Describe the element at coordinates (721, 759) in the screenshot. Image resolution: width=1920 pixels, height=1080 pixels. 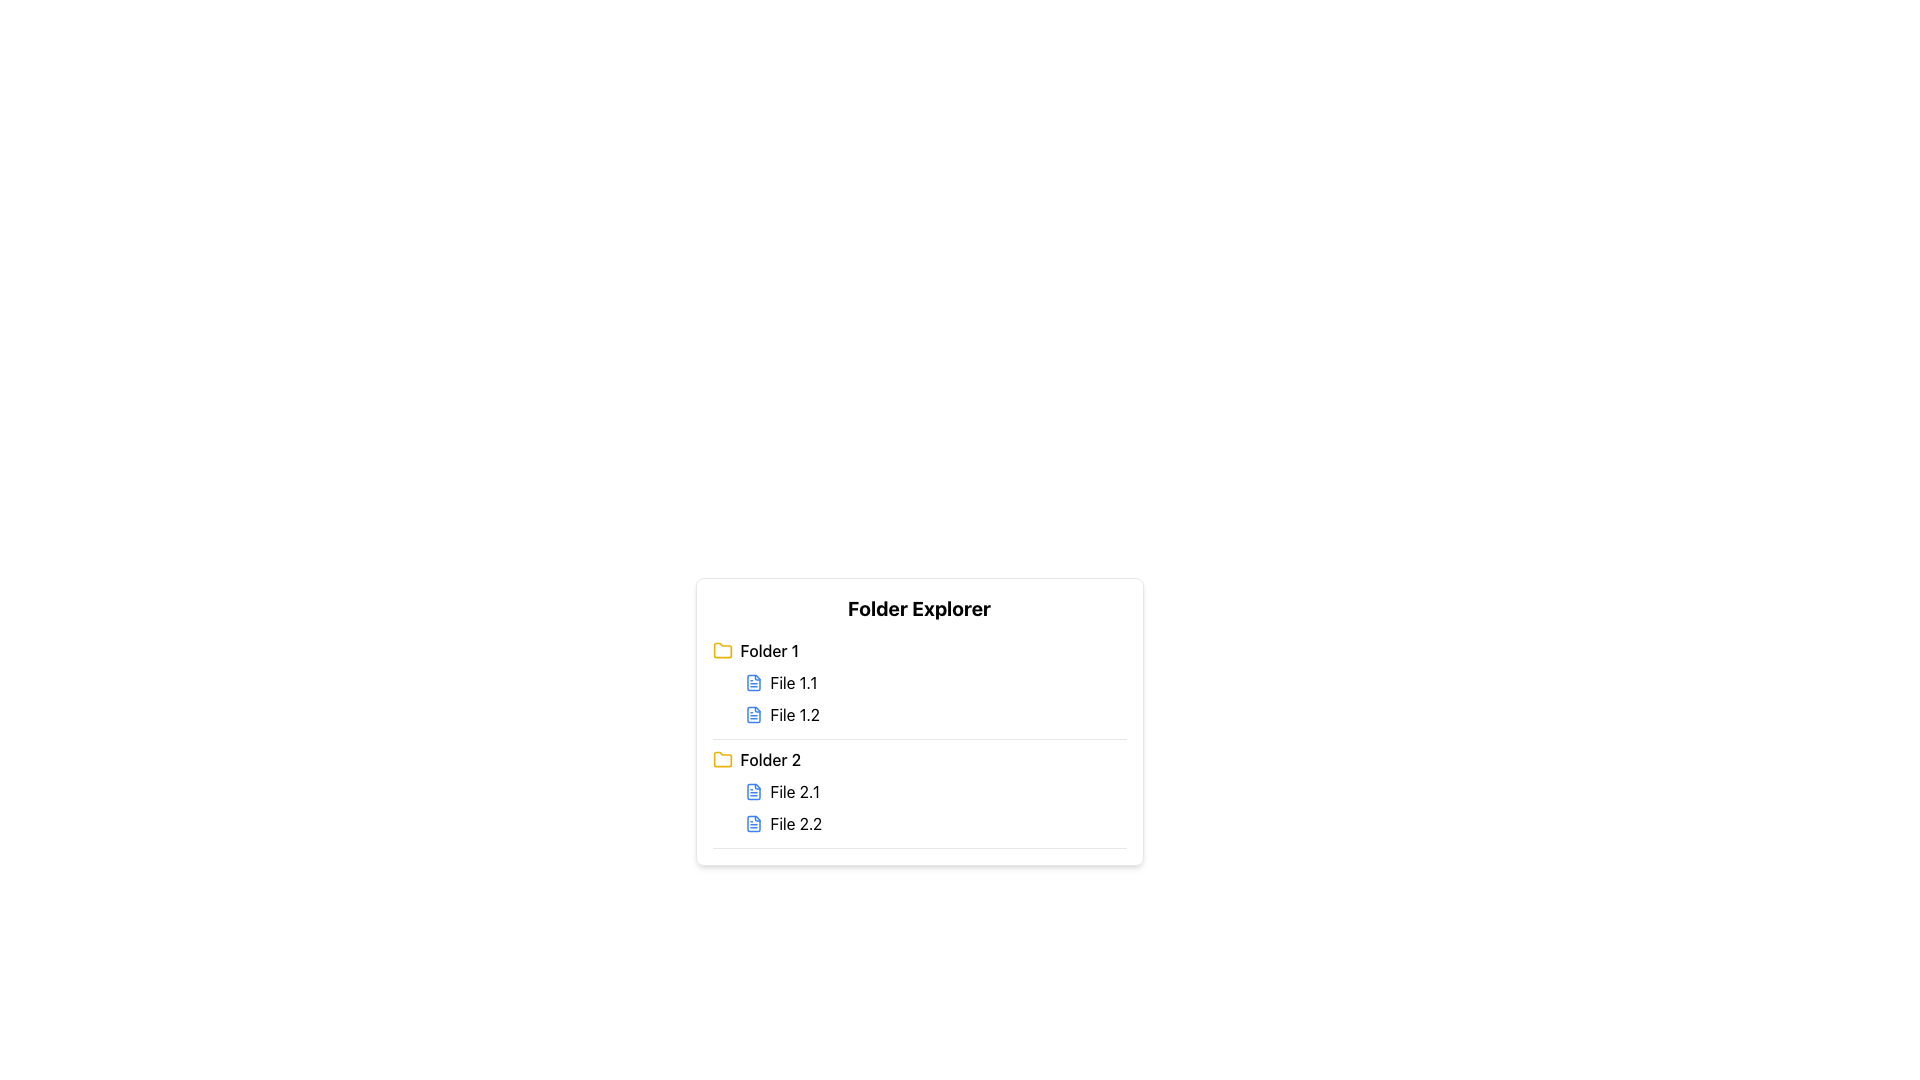
I see `the folder icon that visually represents a folder entity in the file explorer, which is positioned to the left of the text label 'Folder 2'` at that location.